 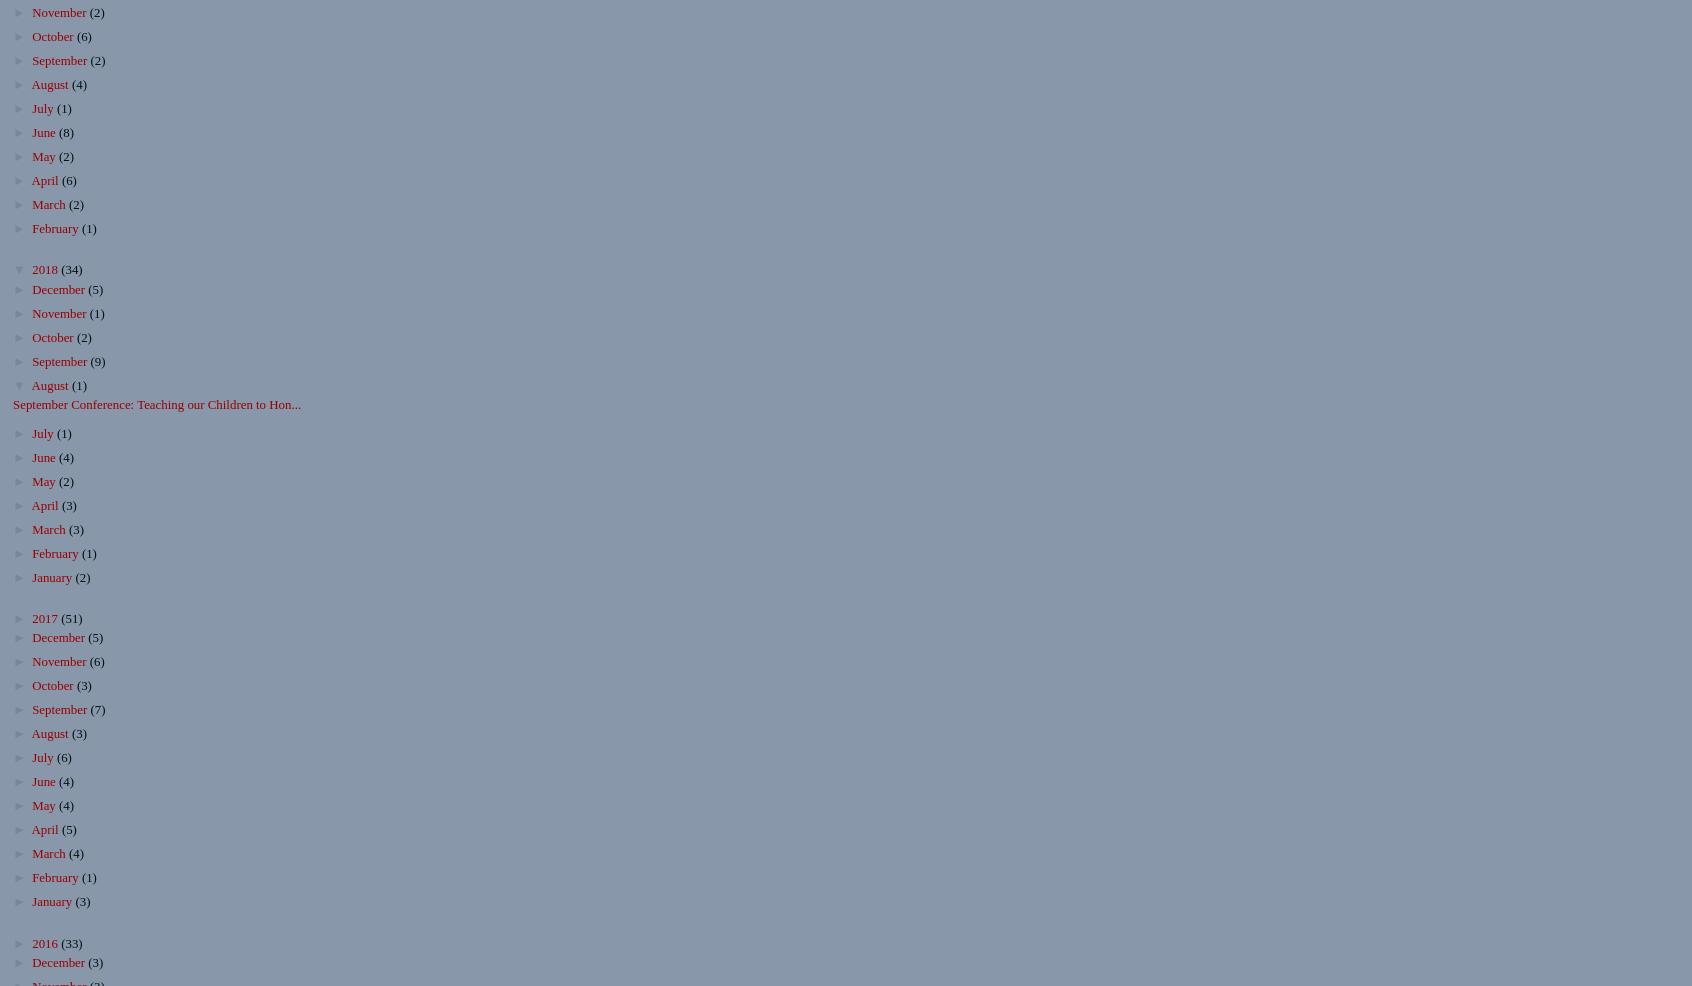 What do you see at coordinates (70, 618) in the screenshot?
I see `'(51)'` at bounding box center [70, 618].